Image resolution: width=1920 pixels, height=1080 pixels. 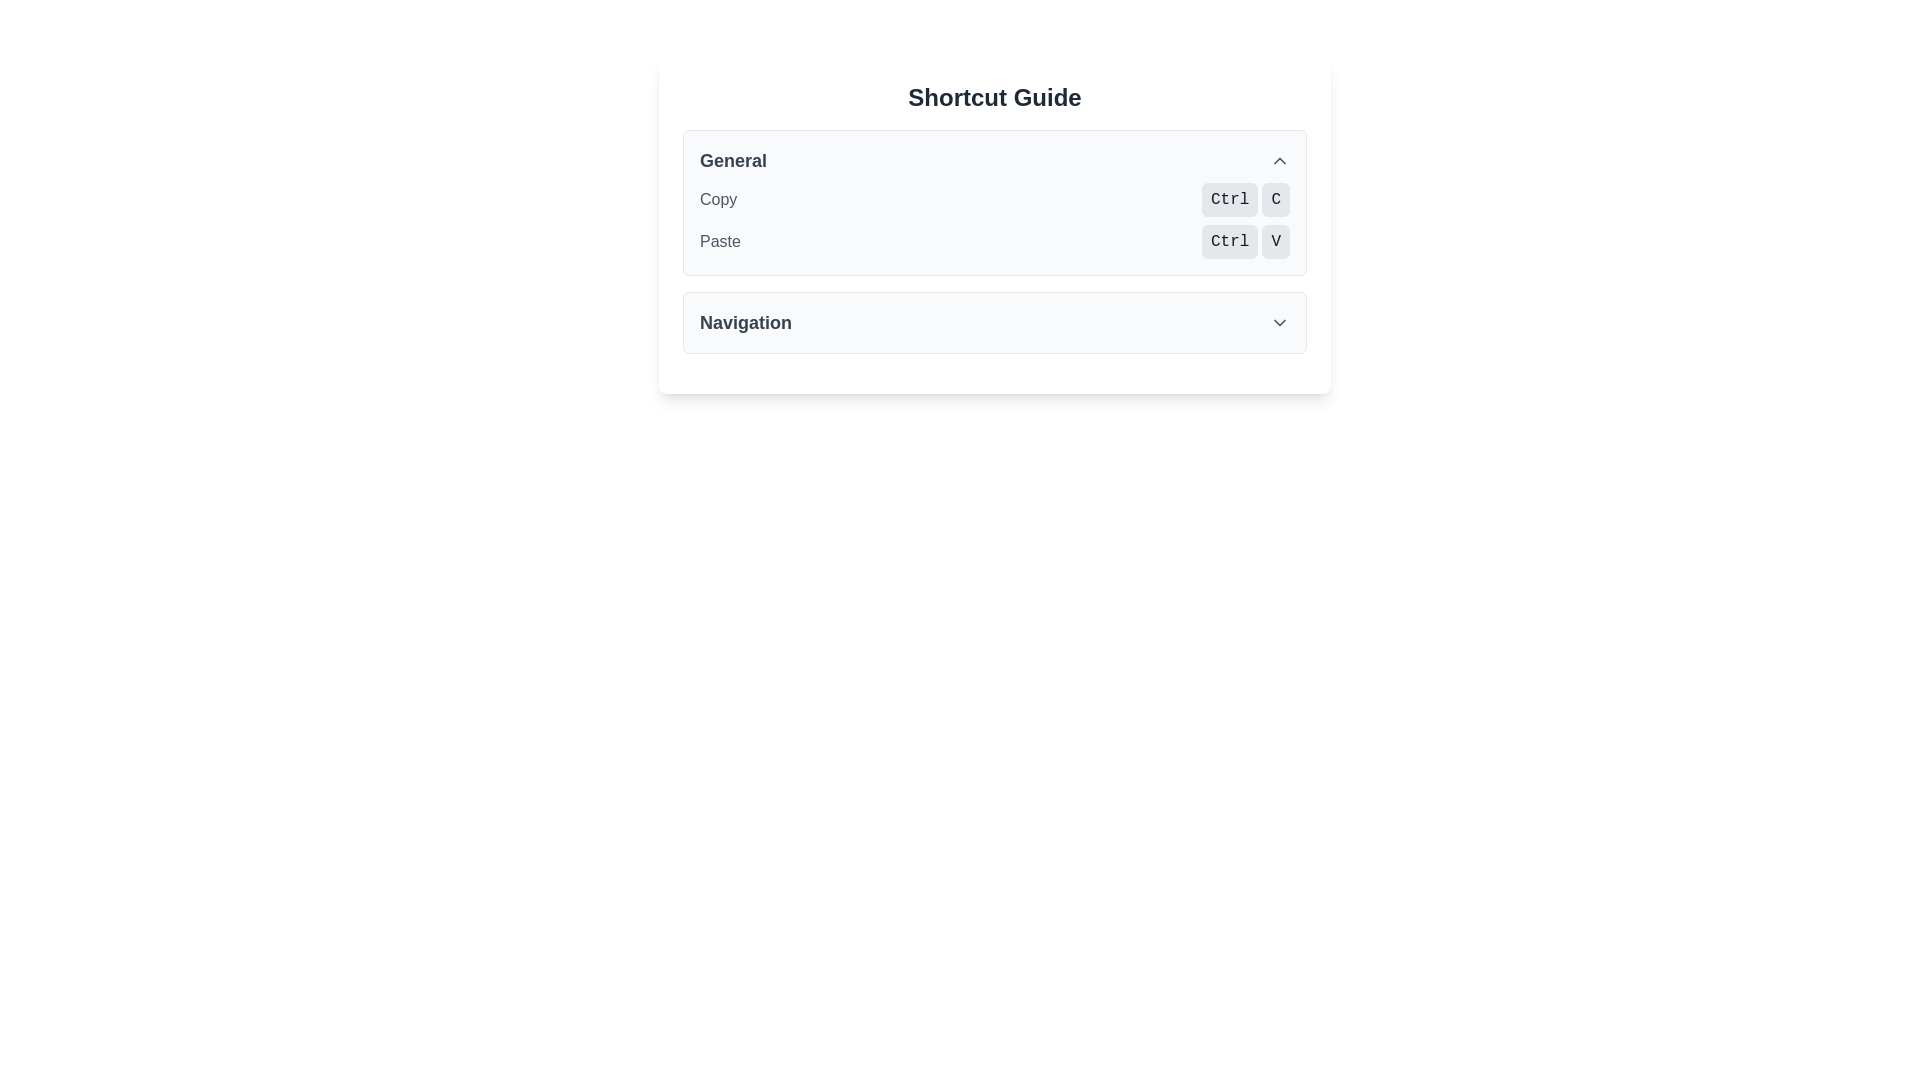 I want to click on the 'Navigation' text label, so click(x=744, y=322).